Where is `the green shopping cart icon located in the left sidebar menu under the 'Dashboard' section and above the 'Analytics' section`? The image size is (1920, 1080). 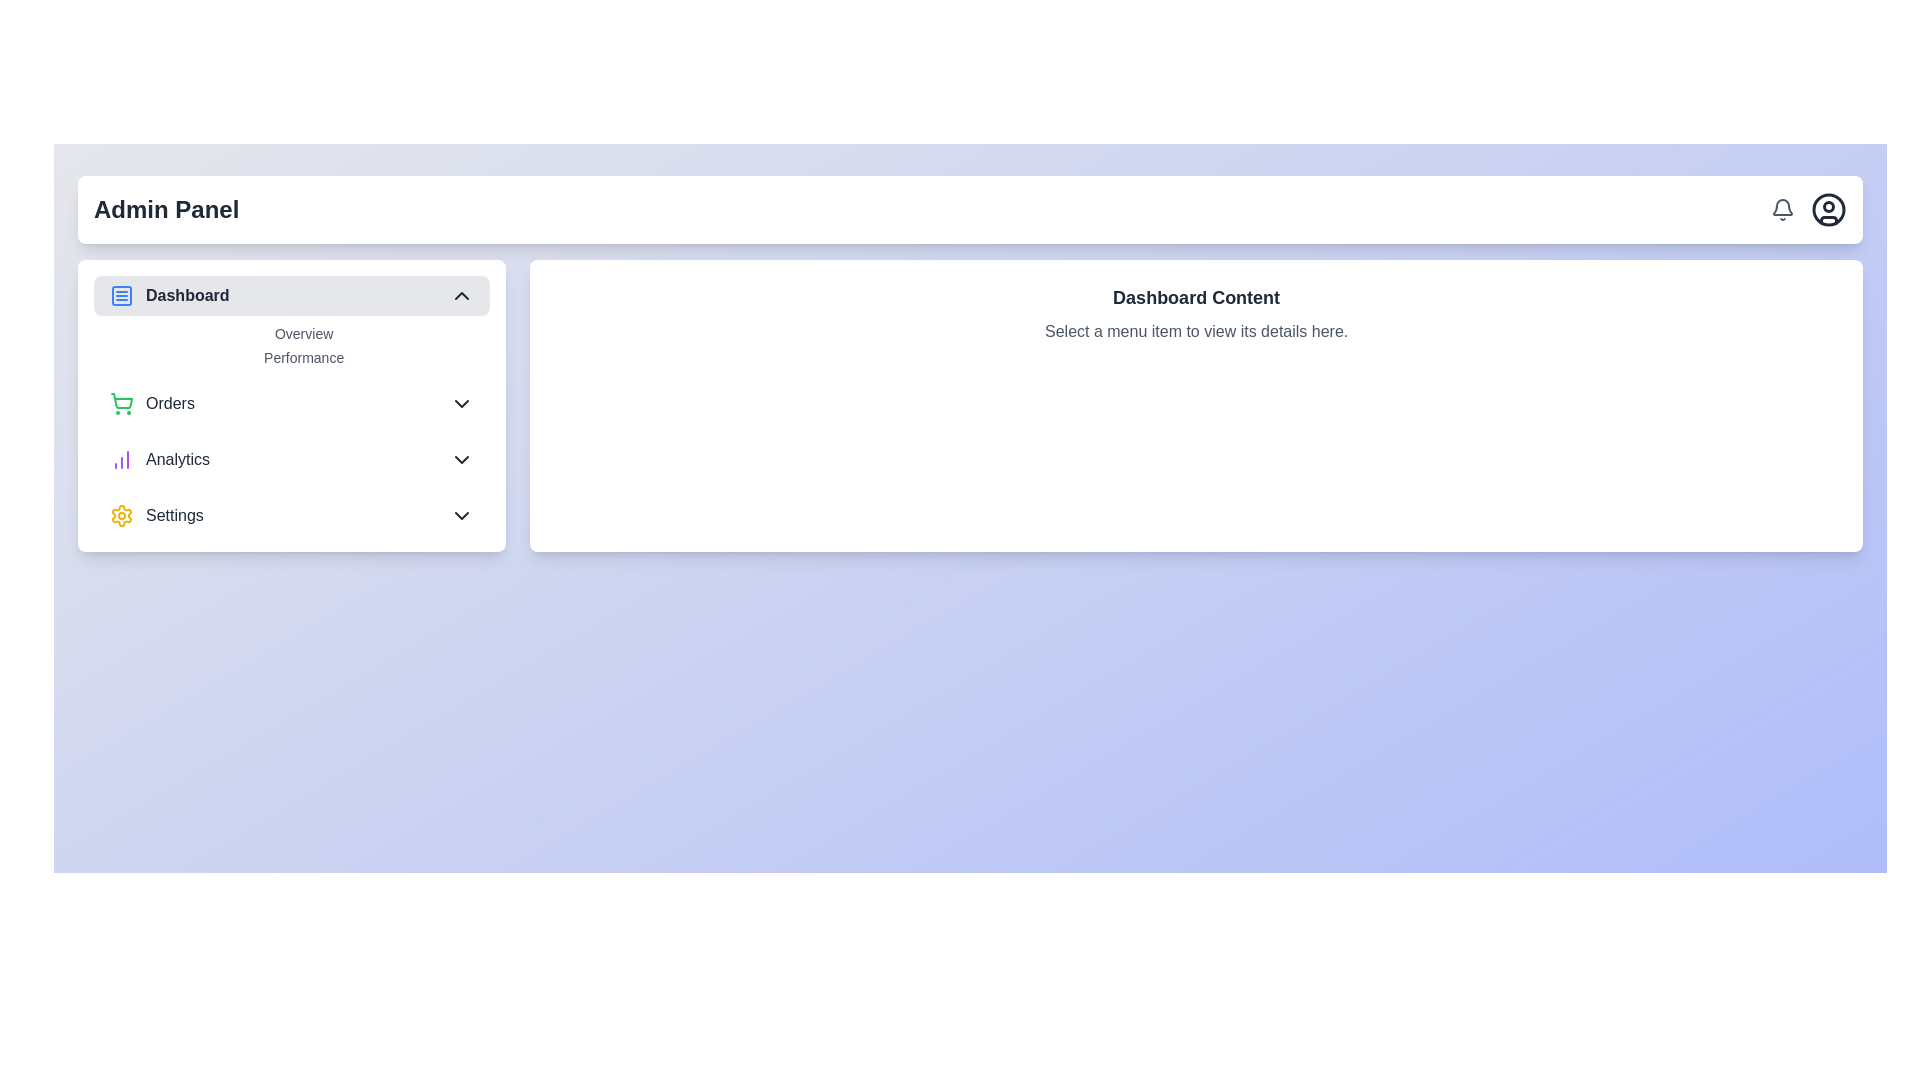 the green shopping cart icon located in the left sidebar menu under the 'Dashboard' section and above the 'Analytics' section is located at coordinates (120, 404).